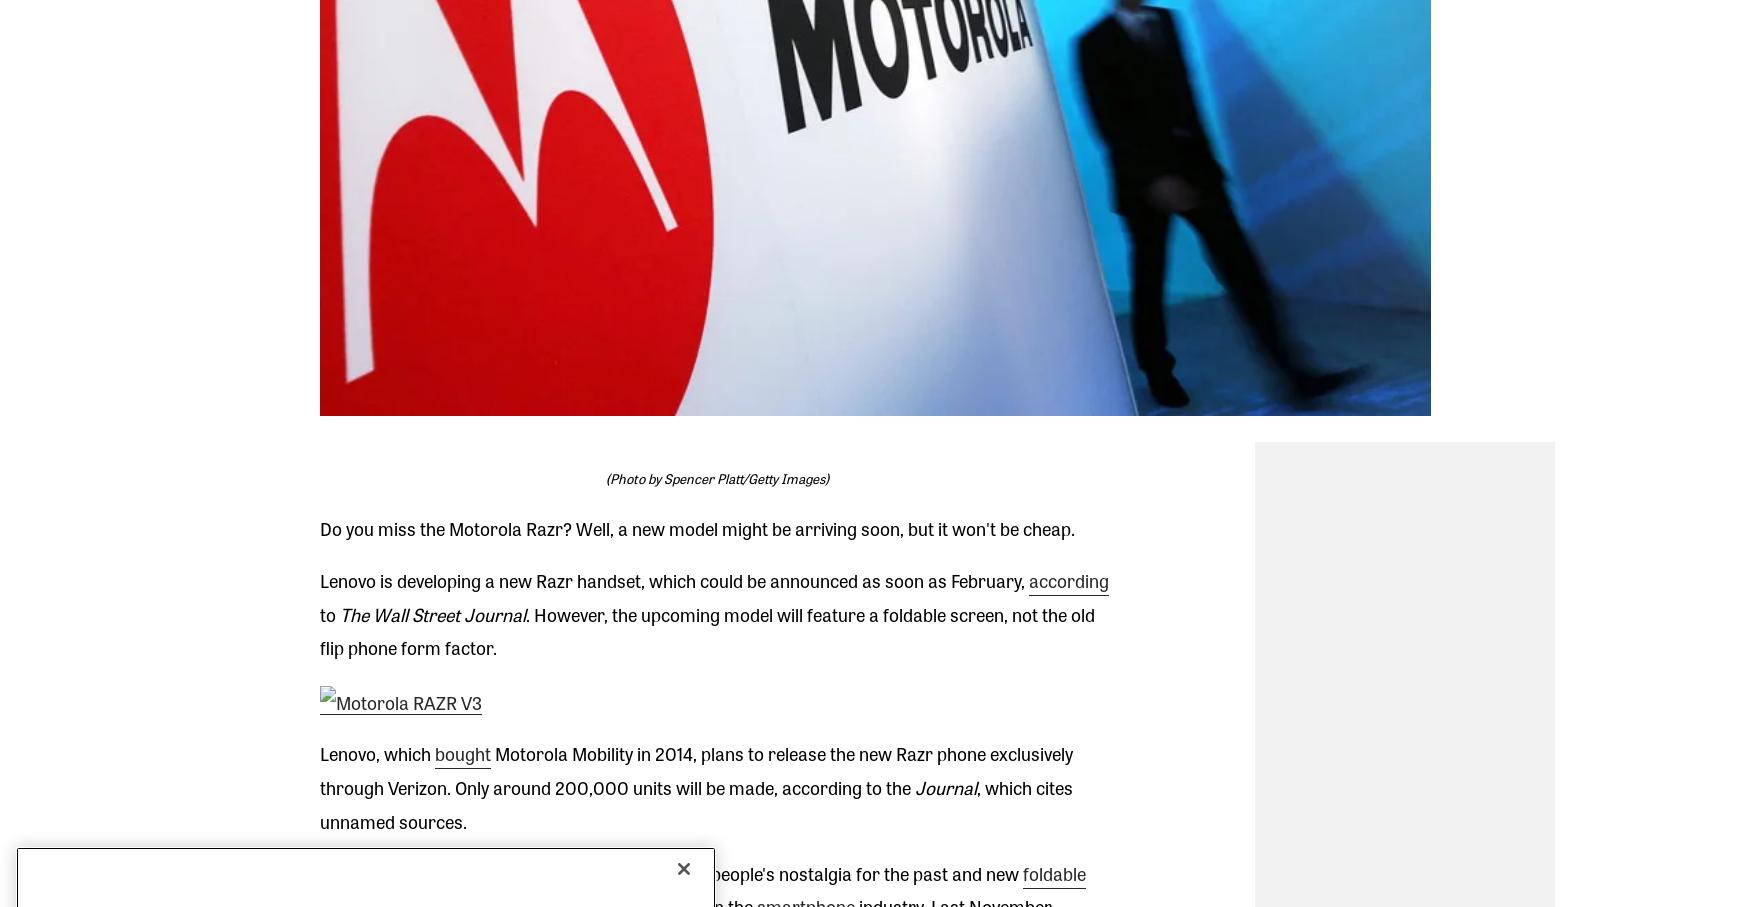  What do you see at coordinates (695, 769) in the screenshot?
I see `'Motorola Mobility in 2014, plans to release the new Razr phone exclusively through Verizon. Only around 200,000 units will be made, according to the'` at bounding box center [695, 769].